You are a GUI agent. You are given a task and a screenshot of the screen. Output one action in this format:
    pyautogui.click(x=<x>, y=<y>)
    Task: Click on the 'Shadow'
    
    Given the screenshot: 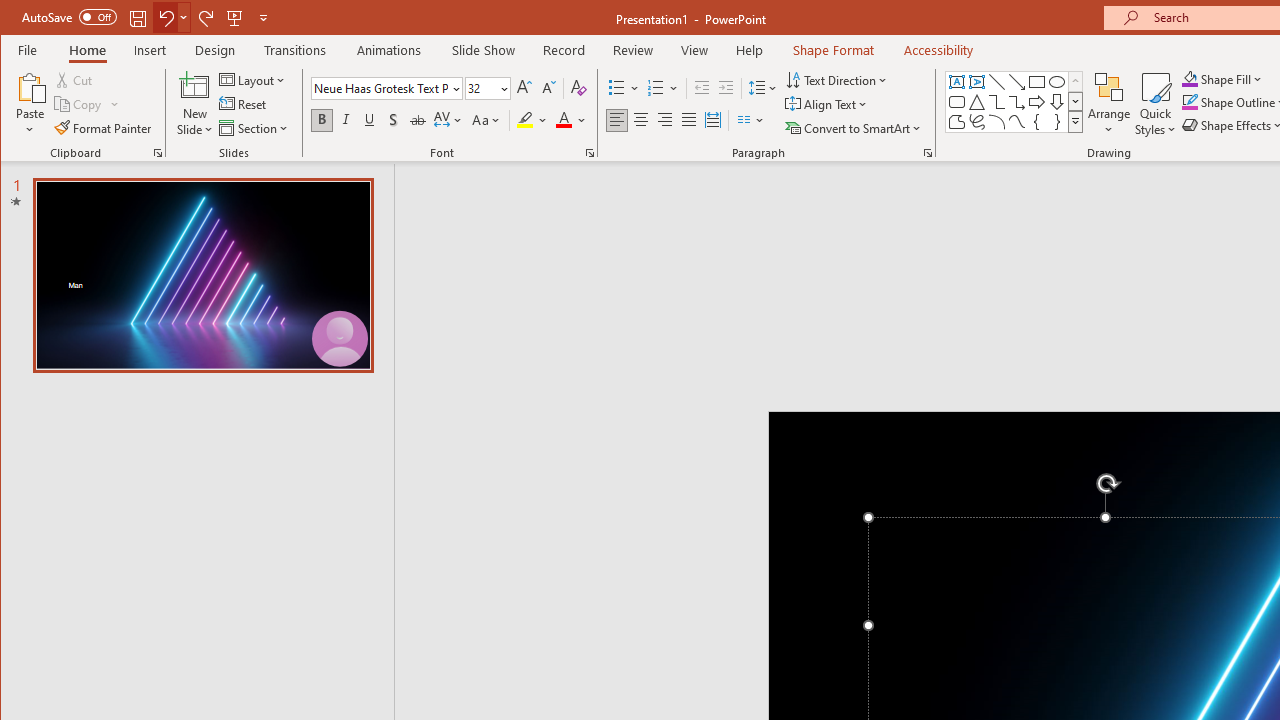 What is the action you would take?
    pyautogui.click(x=393, y=120)
    